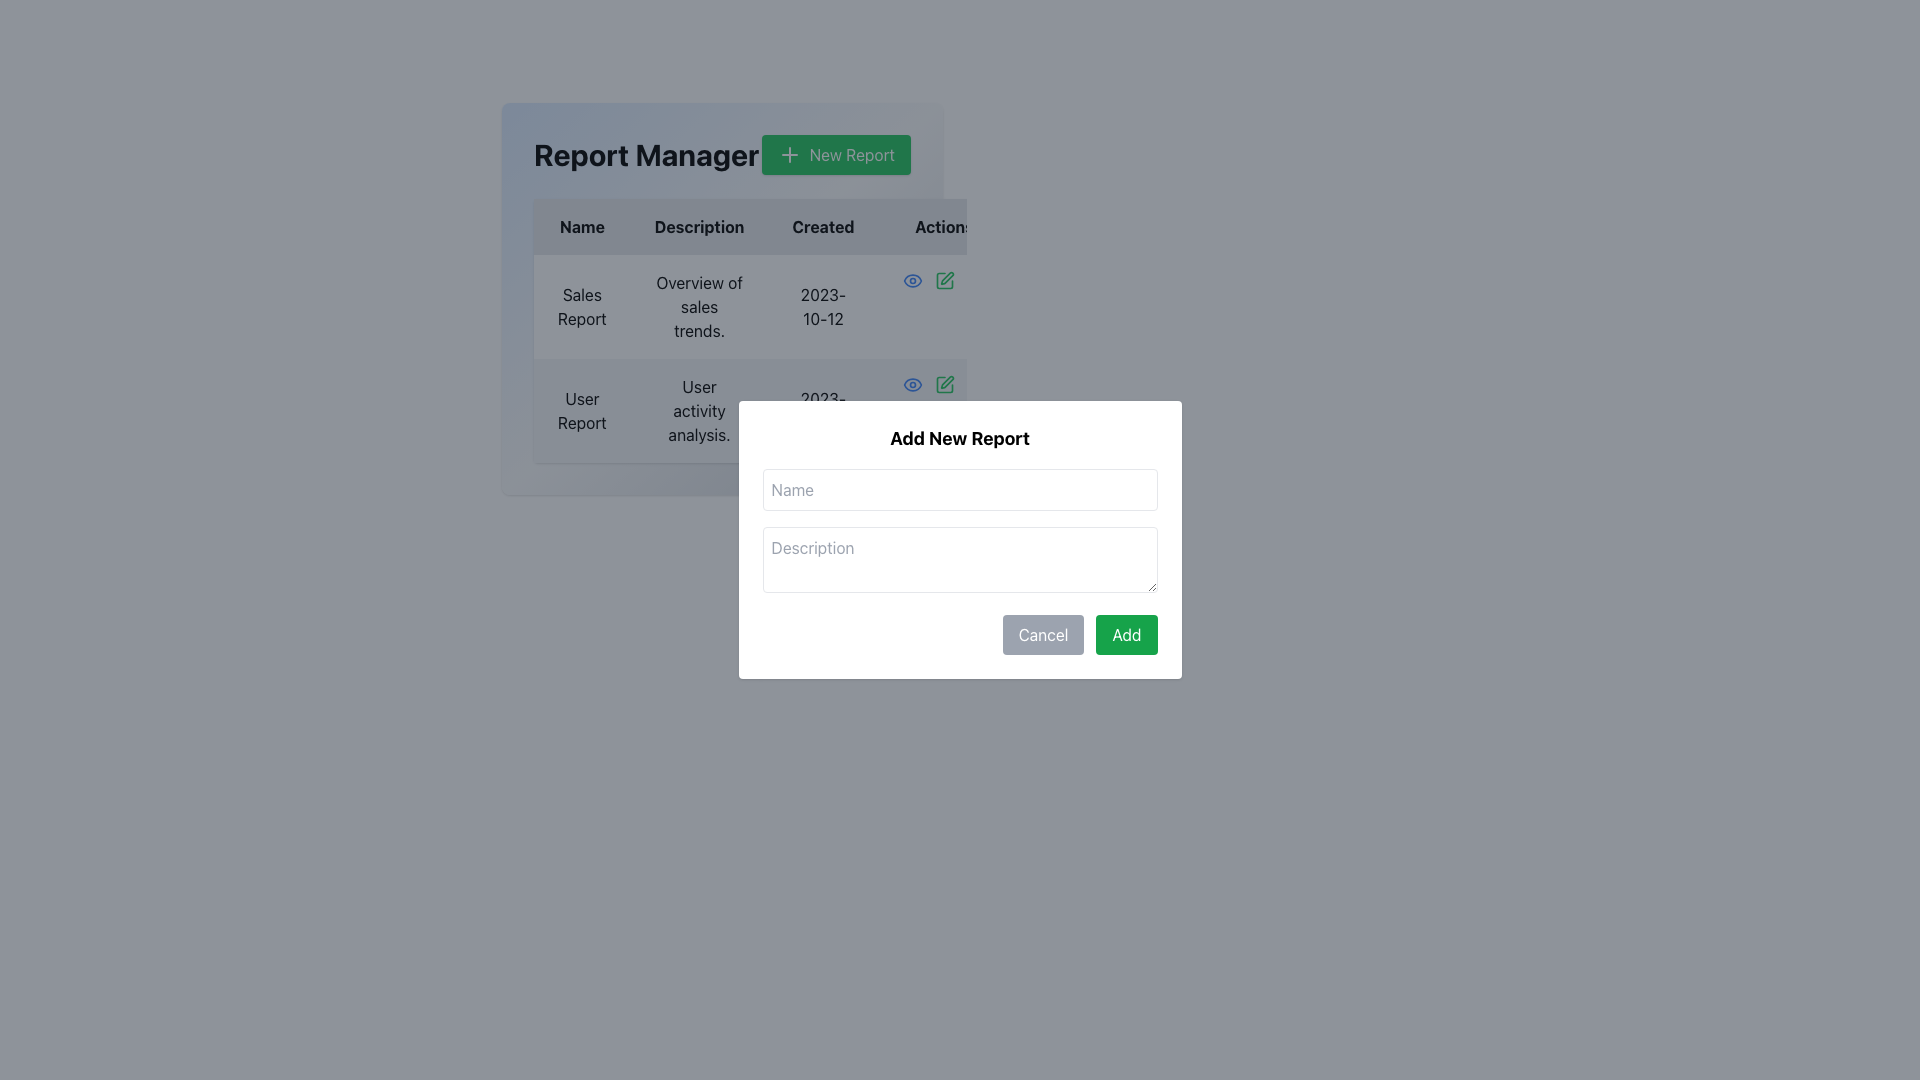  I want to click on the first column header labeled 'Name' in the table, which is positioned at the top-left corner of the table layout, so click(581, 226).